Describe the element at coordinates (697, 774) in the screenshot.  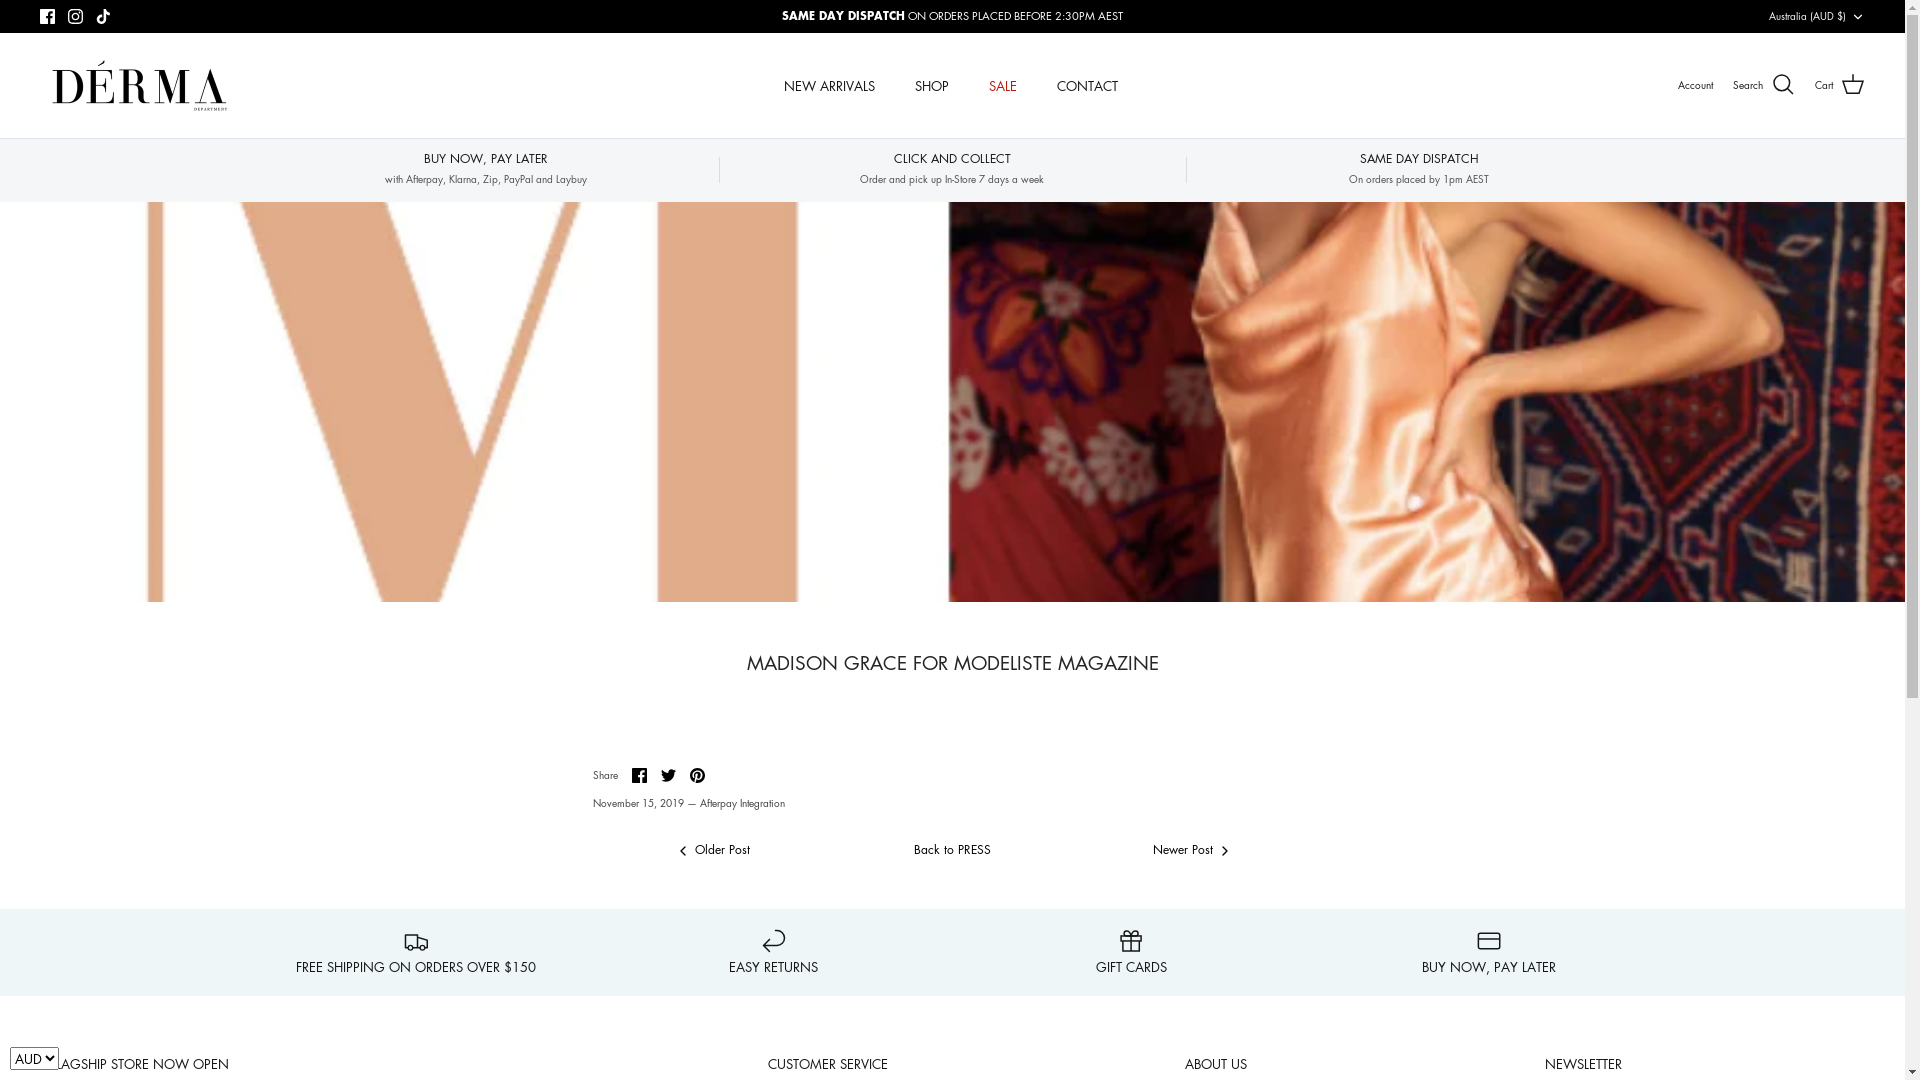
I see `'Pinterest` at that location.